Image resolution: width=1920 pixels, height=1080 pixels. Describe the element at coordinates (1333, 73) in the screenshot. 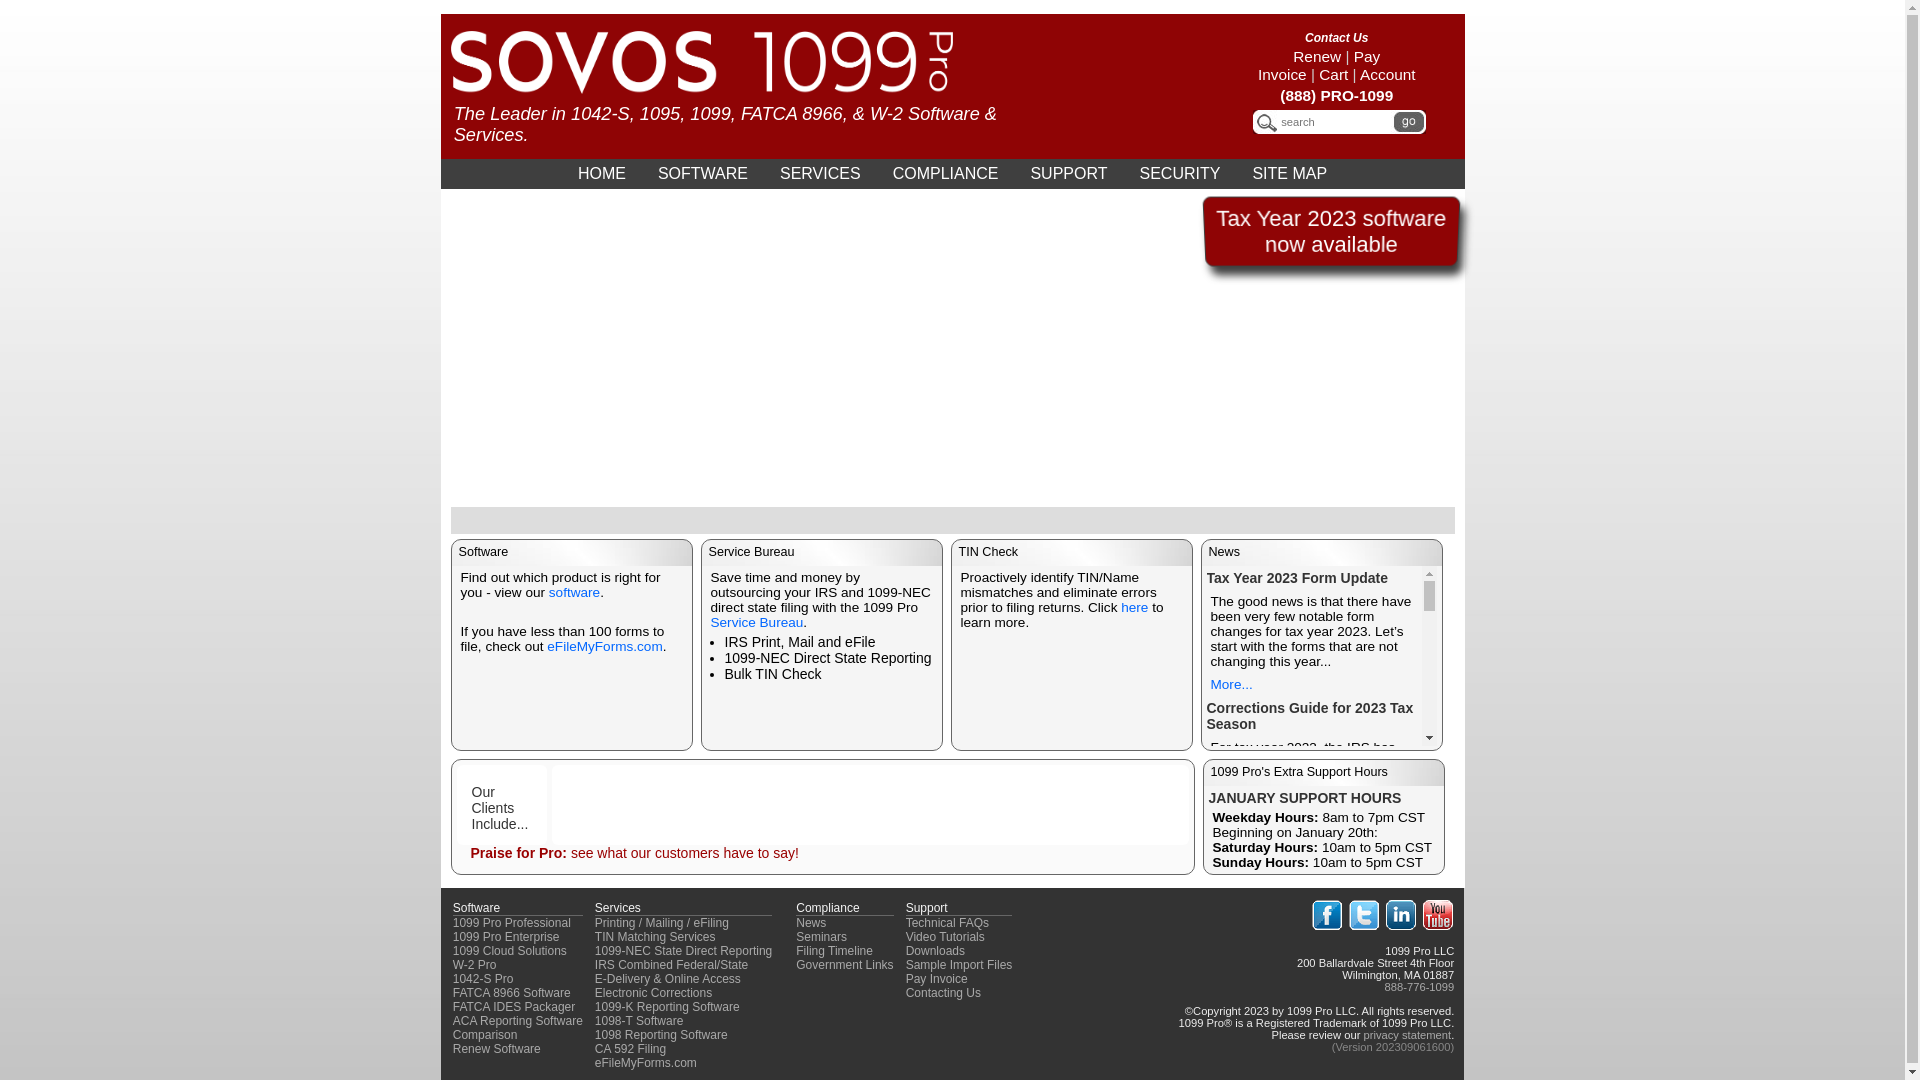

I see `'Cart'` at that location.